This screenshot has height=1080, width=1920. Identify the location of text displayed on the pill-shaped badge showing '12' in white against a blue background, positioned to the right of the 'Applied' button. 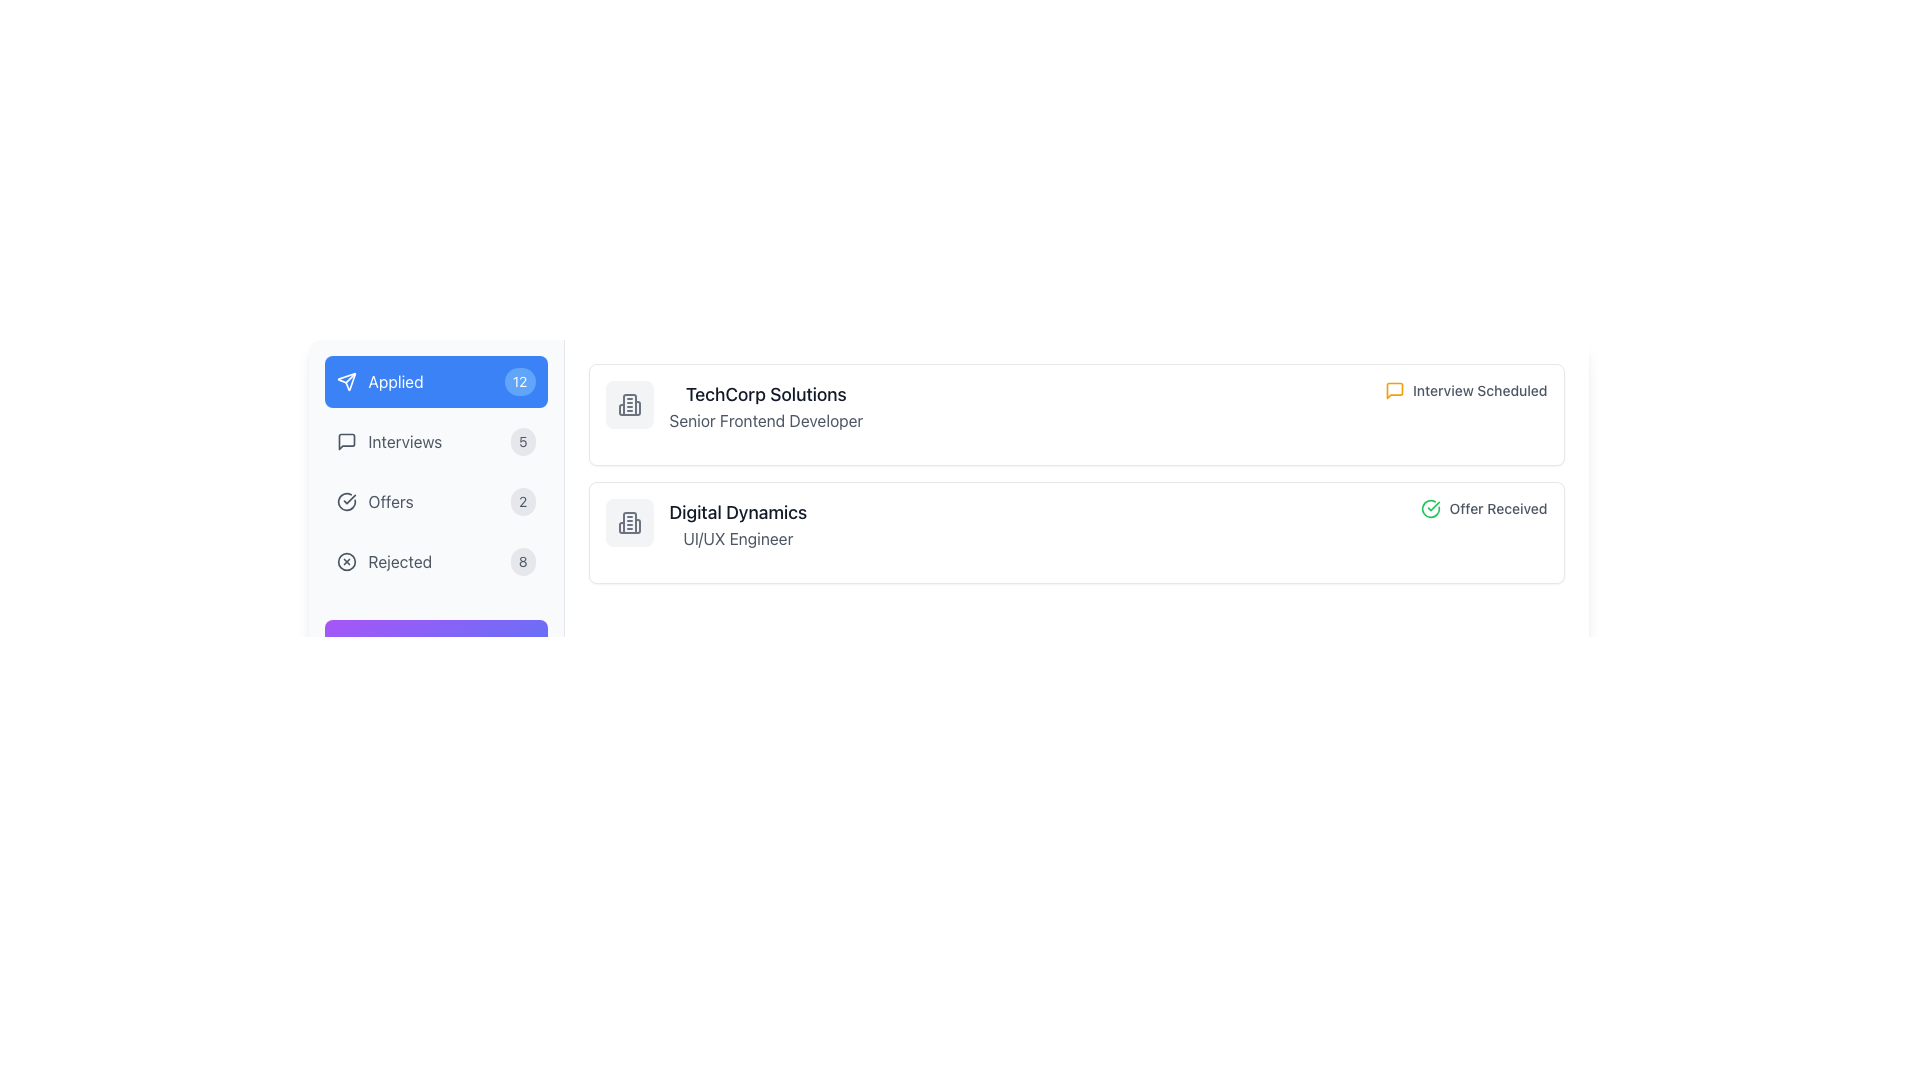
(520, 381).